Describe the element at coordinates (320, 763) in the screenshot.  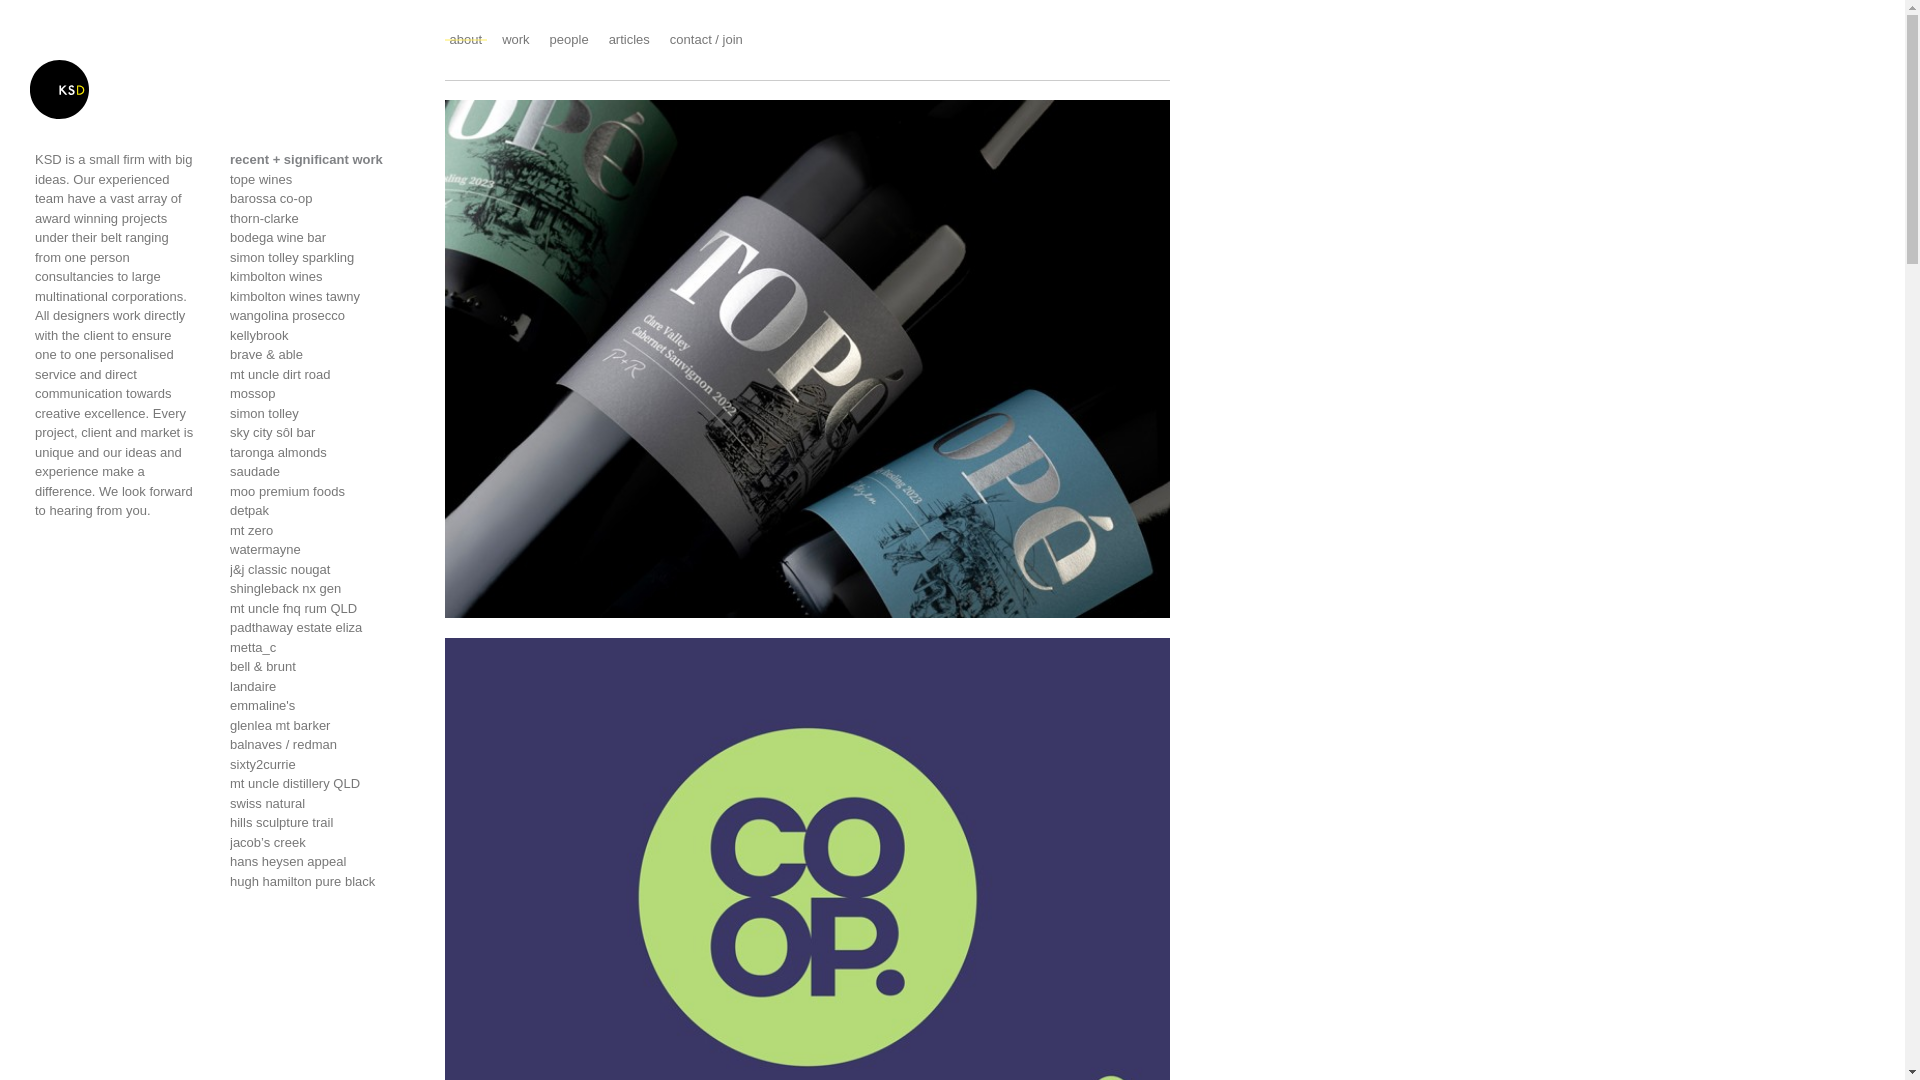
I see `'sixty2currie'` at that location.